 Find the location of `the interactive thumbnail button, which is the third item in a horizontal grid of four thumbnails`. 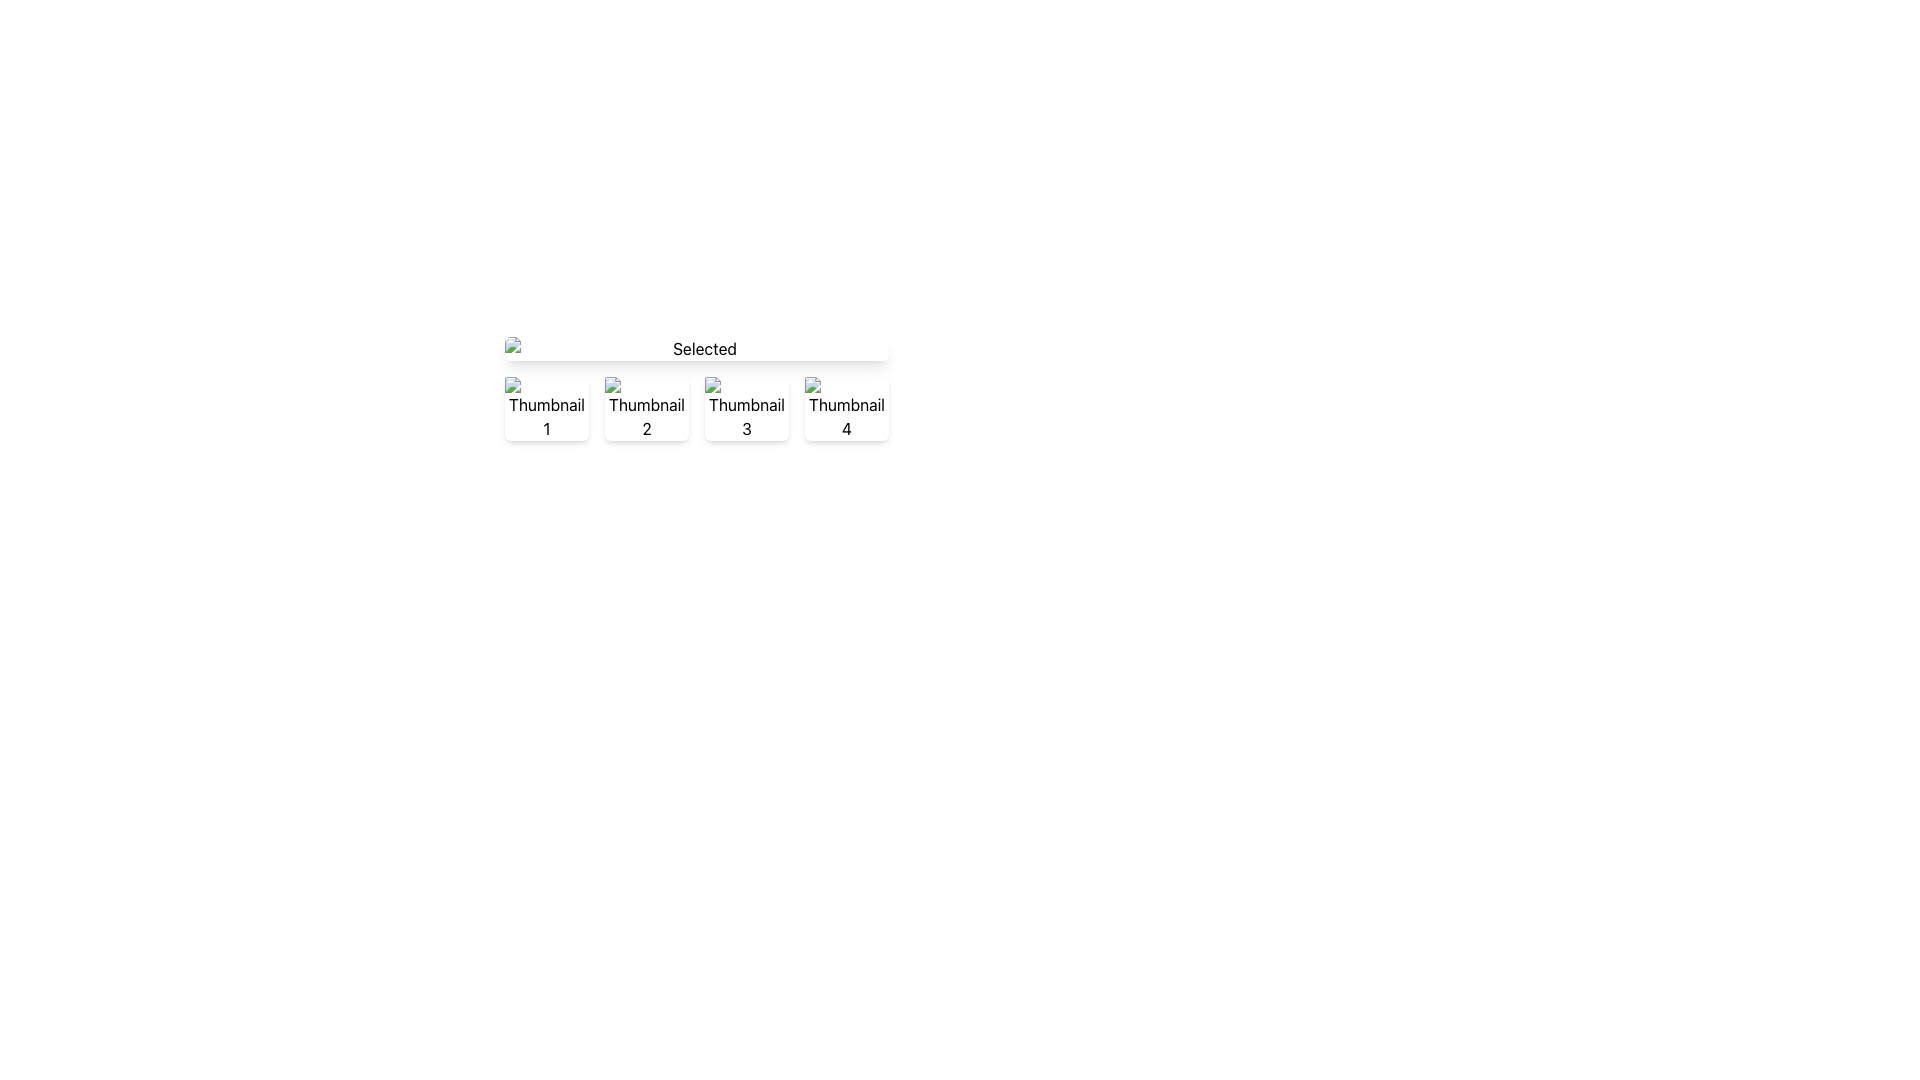

the interactive thumbnail button, which is the third item in a horizontal grid of four thumbnails is located at coordinates (746, 407).